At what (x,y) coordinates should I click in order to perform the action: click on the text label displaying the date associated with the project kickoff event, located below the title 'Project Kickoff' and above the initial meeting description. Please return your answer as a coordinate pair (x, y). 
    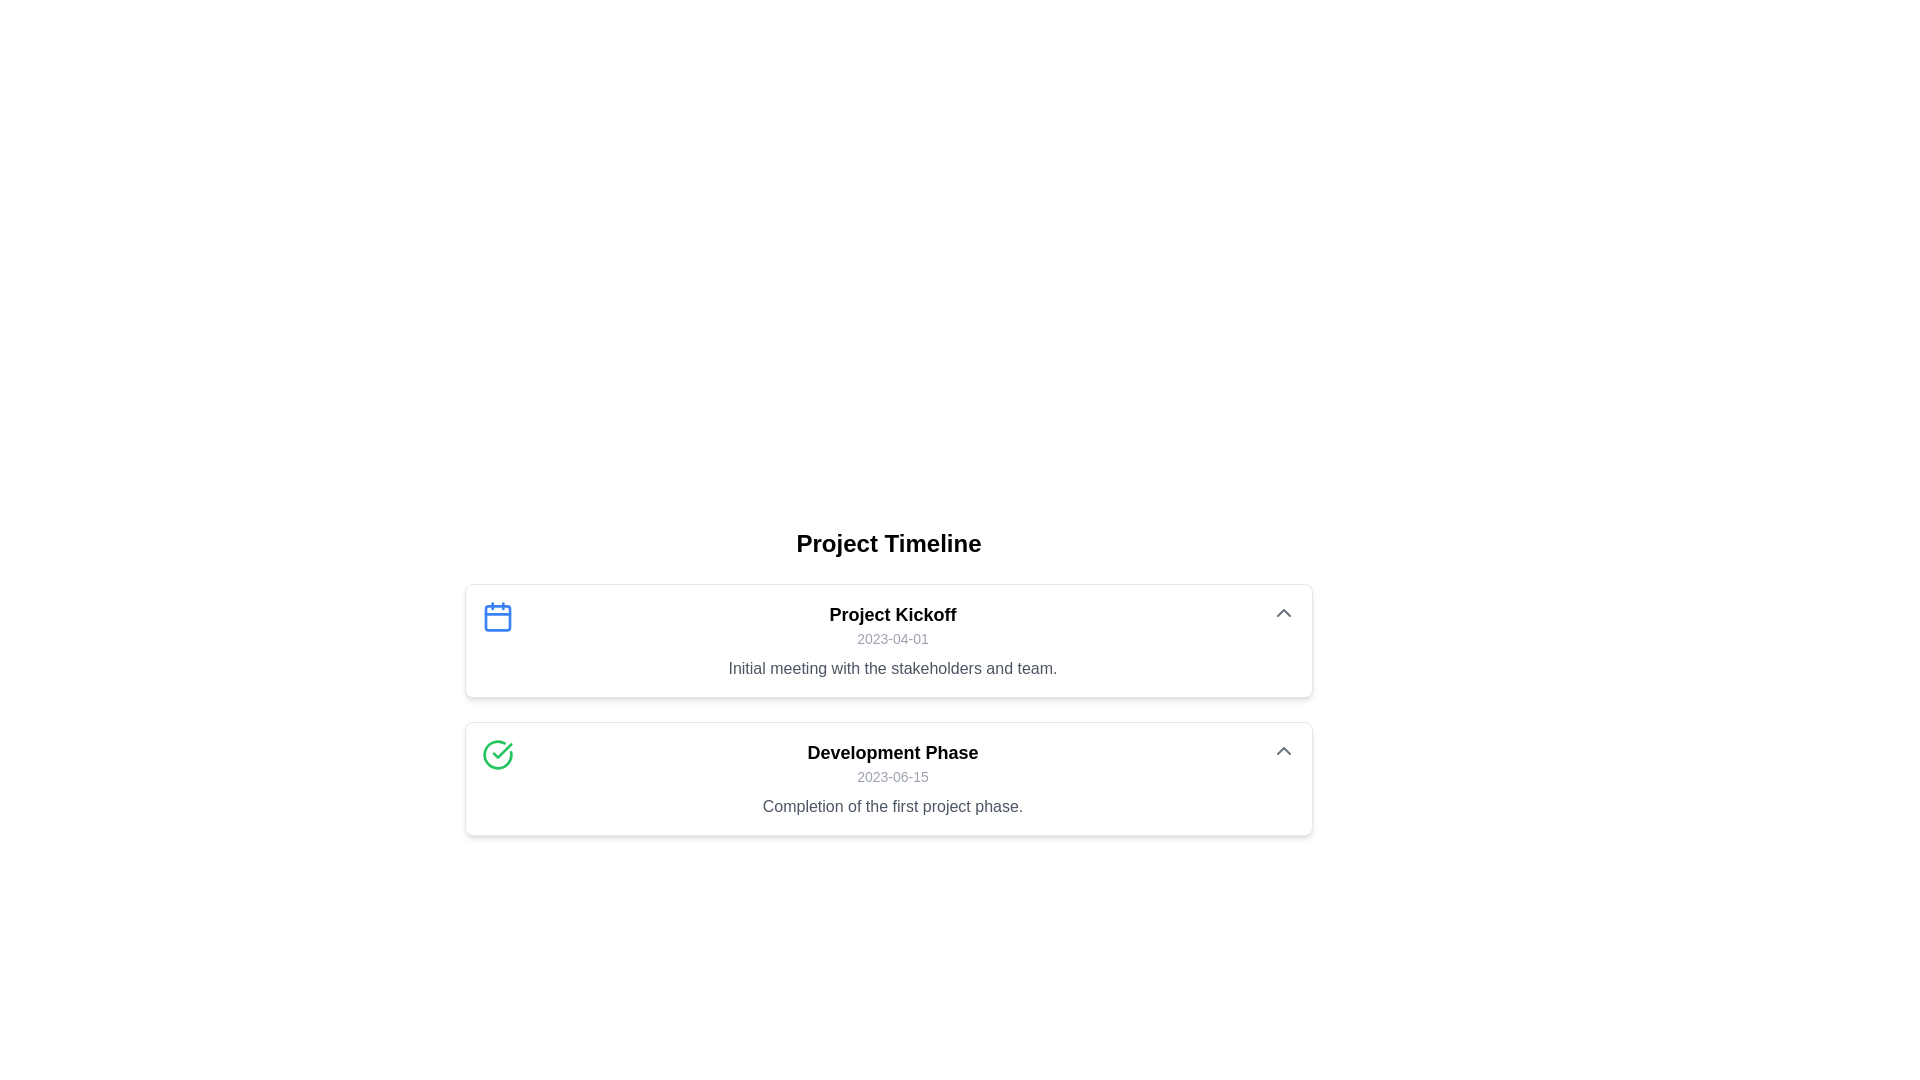
    Looking at the image, I should click on (891, 639).